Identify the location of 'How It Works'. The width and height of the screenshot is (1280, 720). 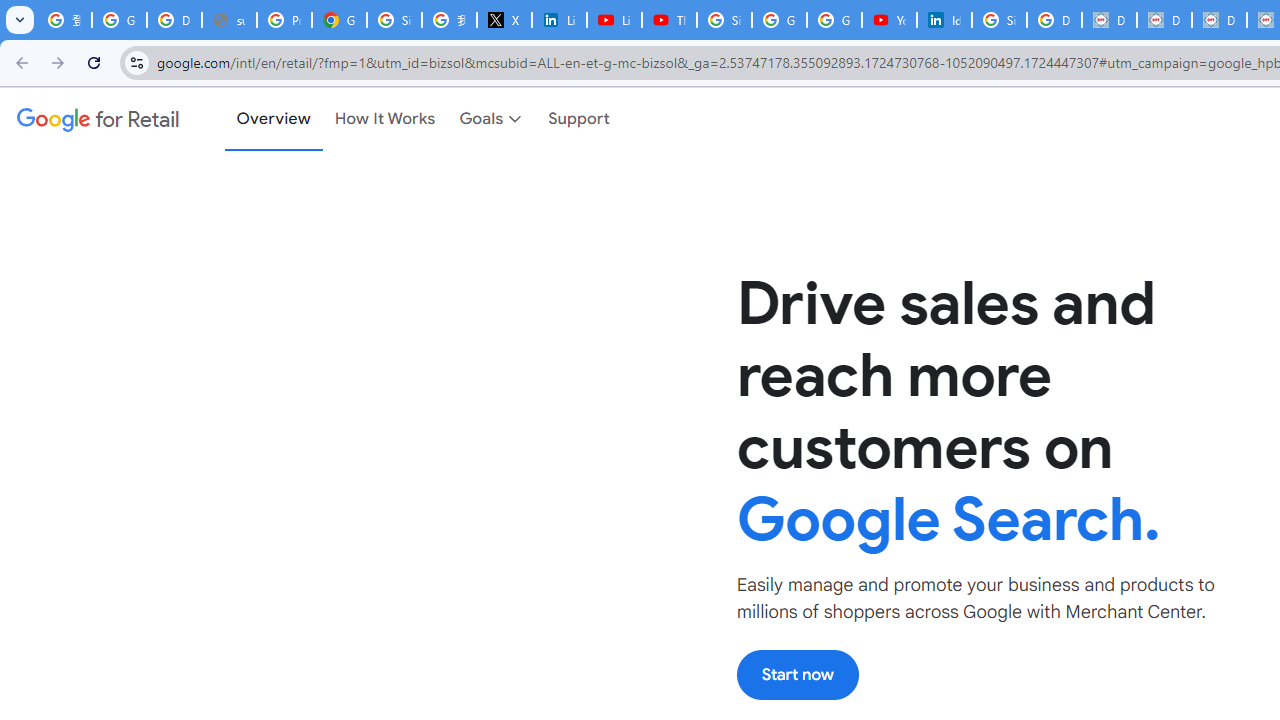
(385, 119).